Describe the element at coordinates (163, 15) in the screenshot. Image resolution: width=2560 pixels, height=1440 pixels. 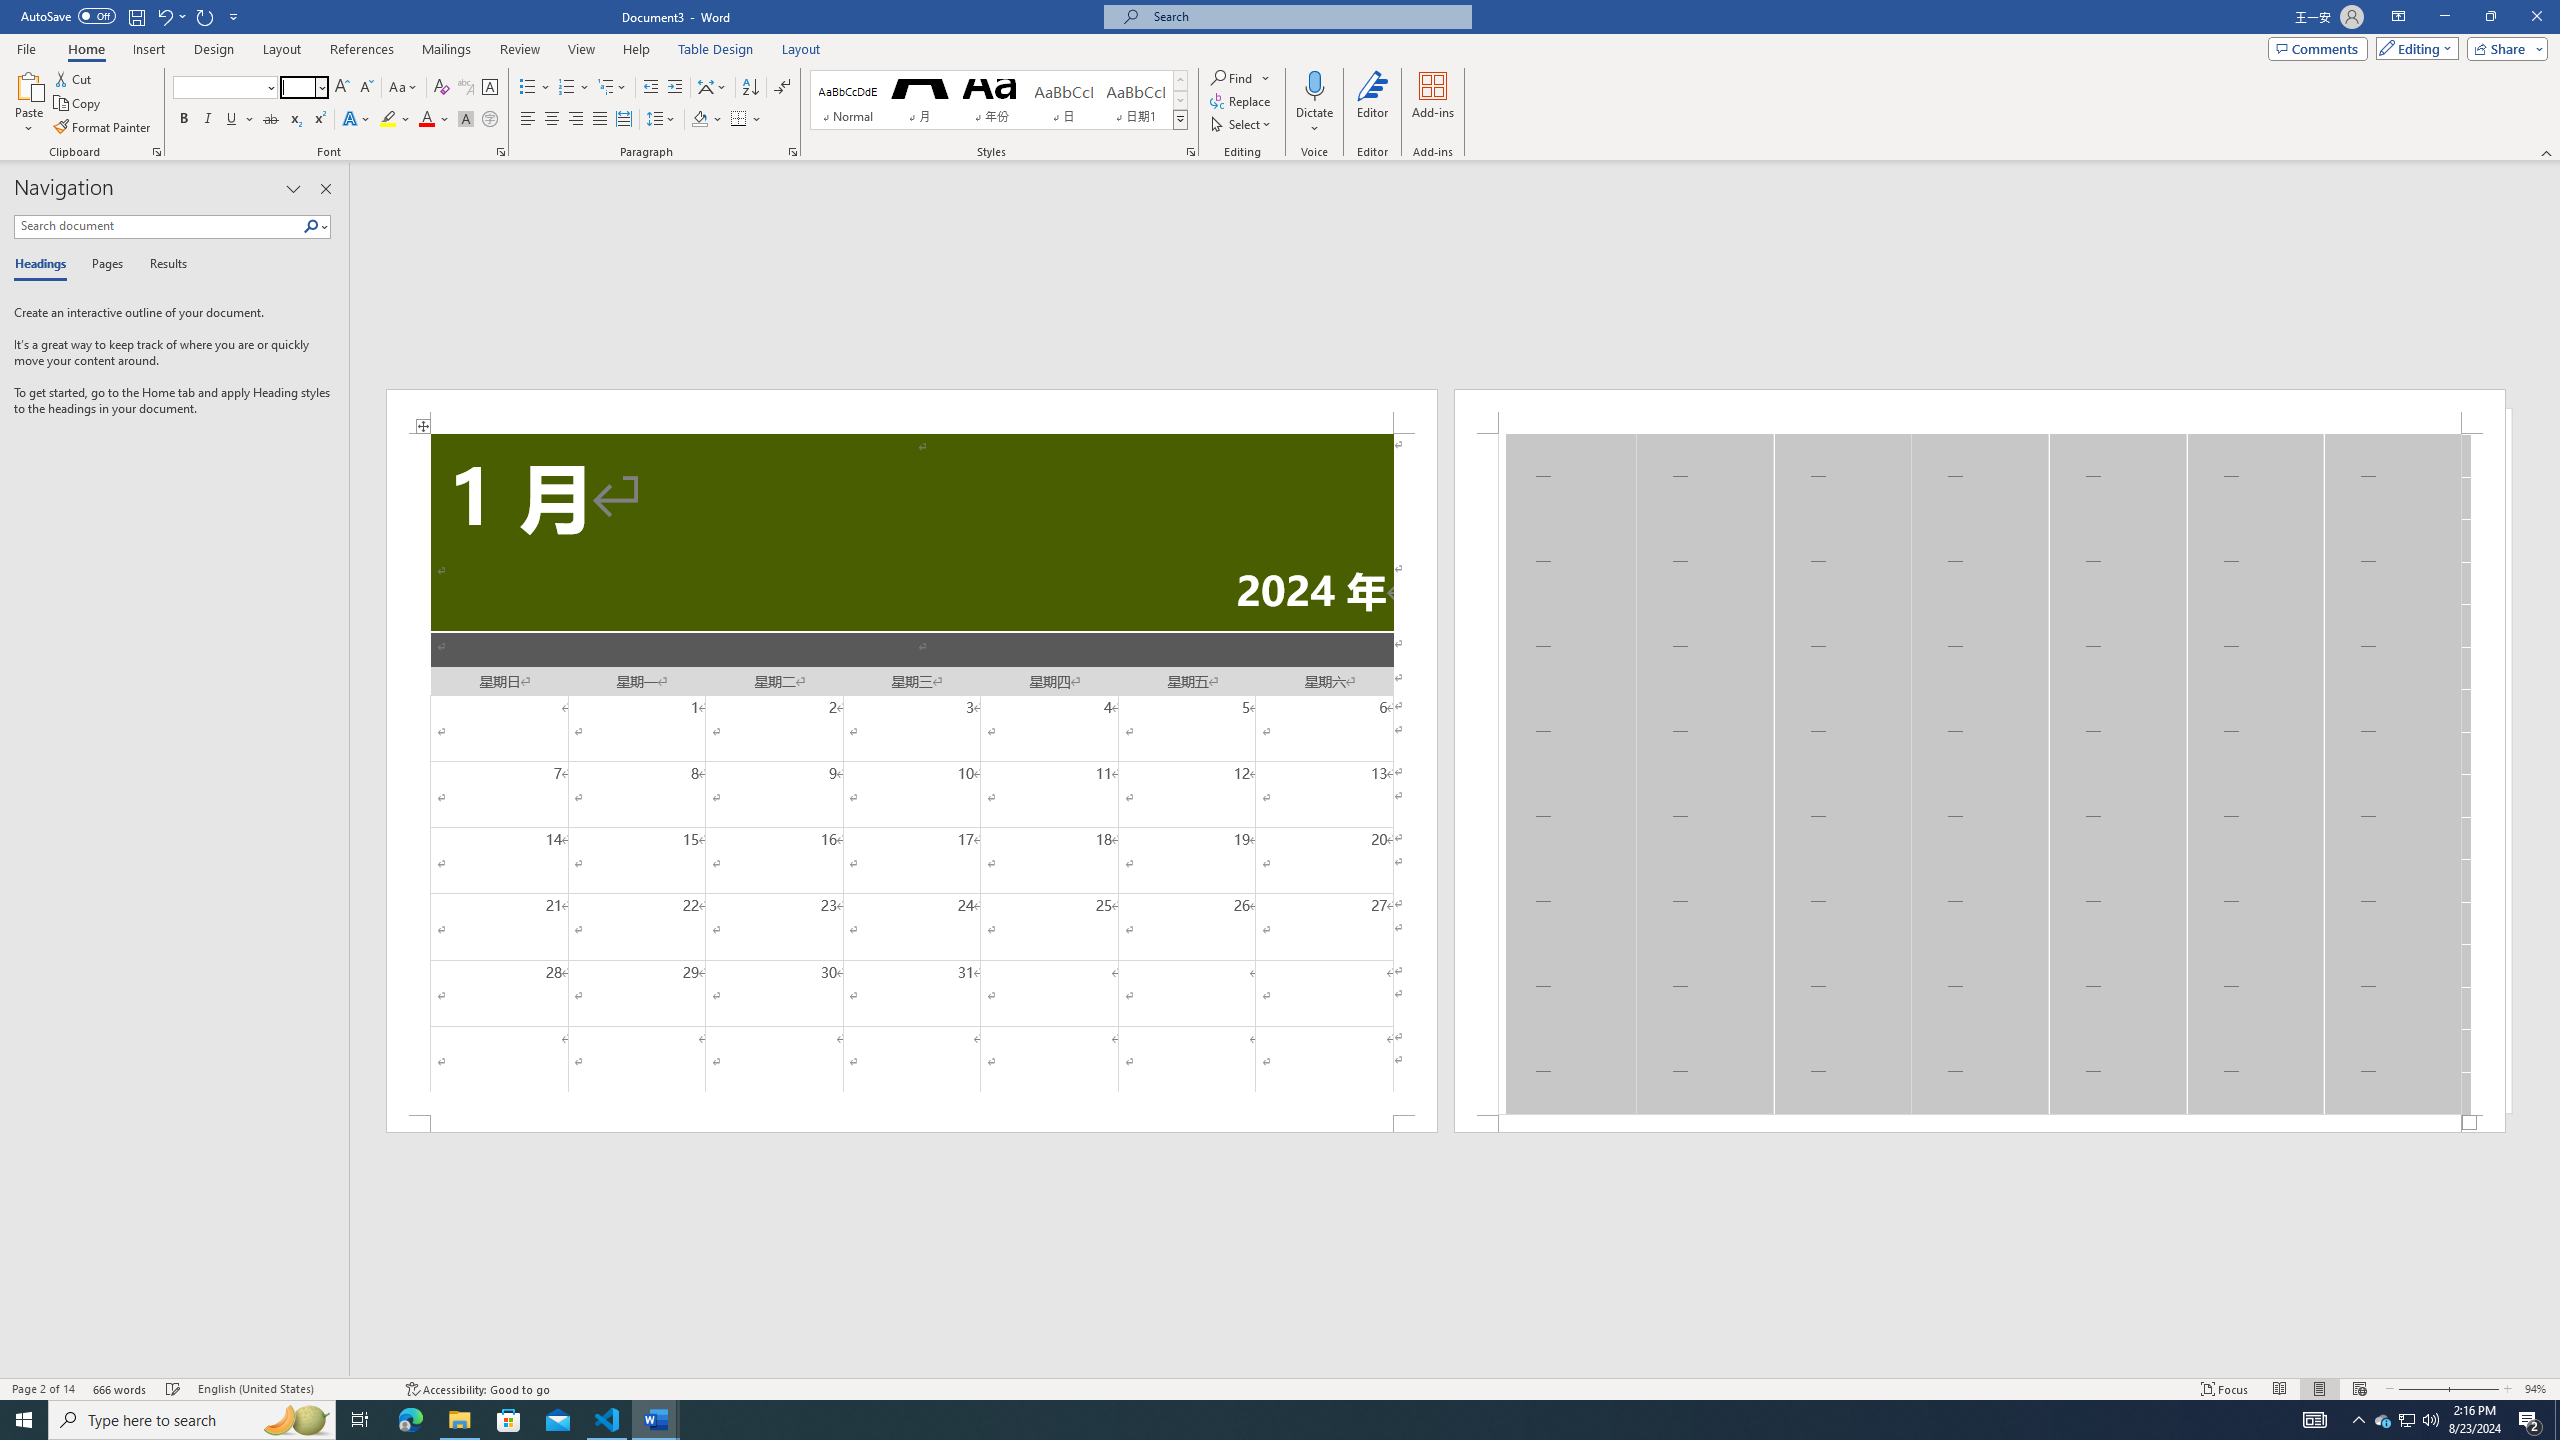
I see `'Undo Apply Quick Style'` at that location.